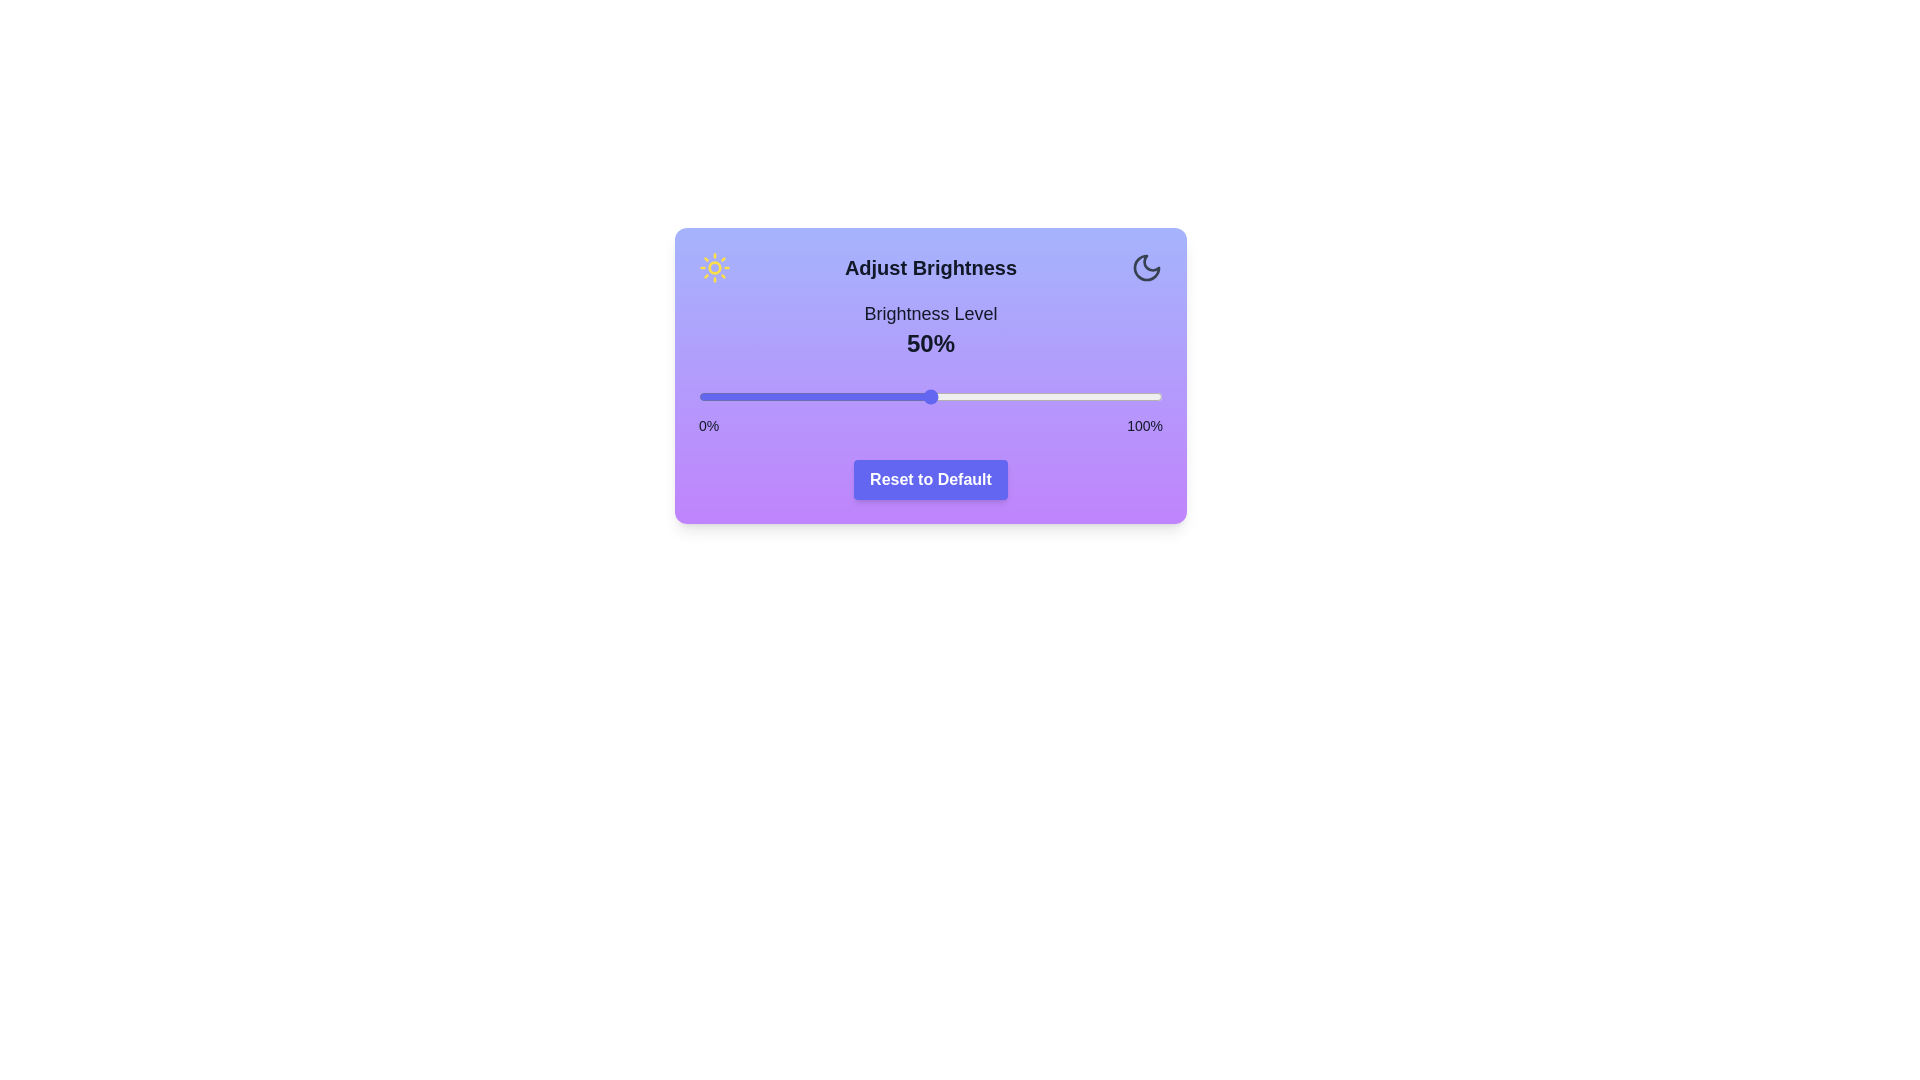  Describe the element at coordinates (1162, 397) in the screenshot. I see `the brightness slider to 100%` at that location.